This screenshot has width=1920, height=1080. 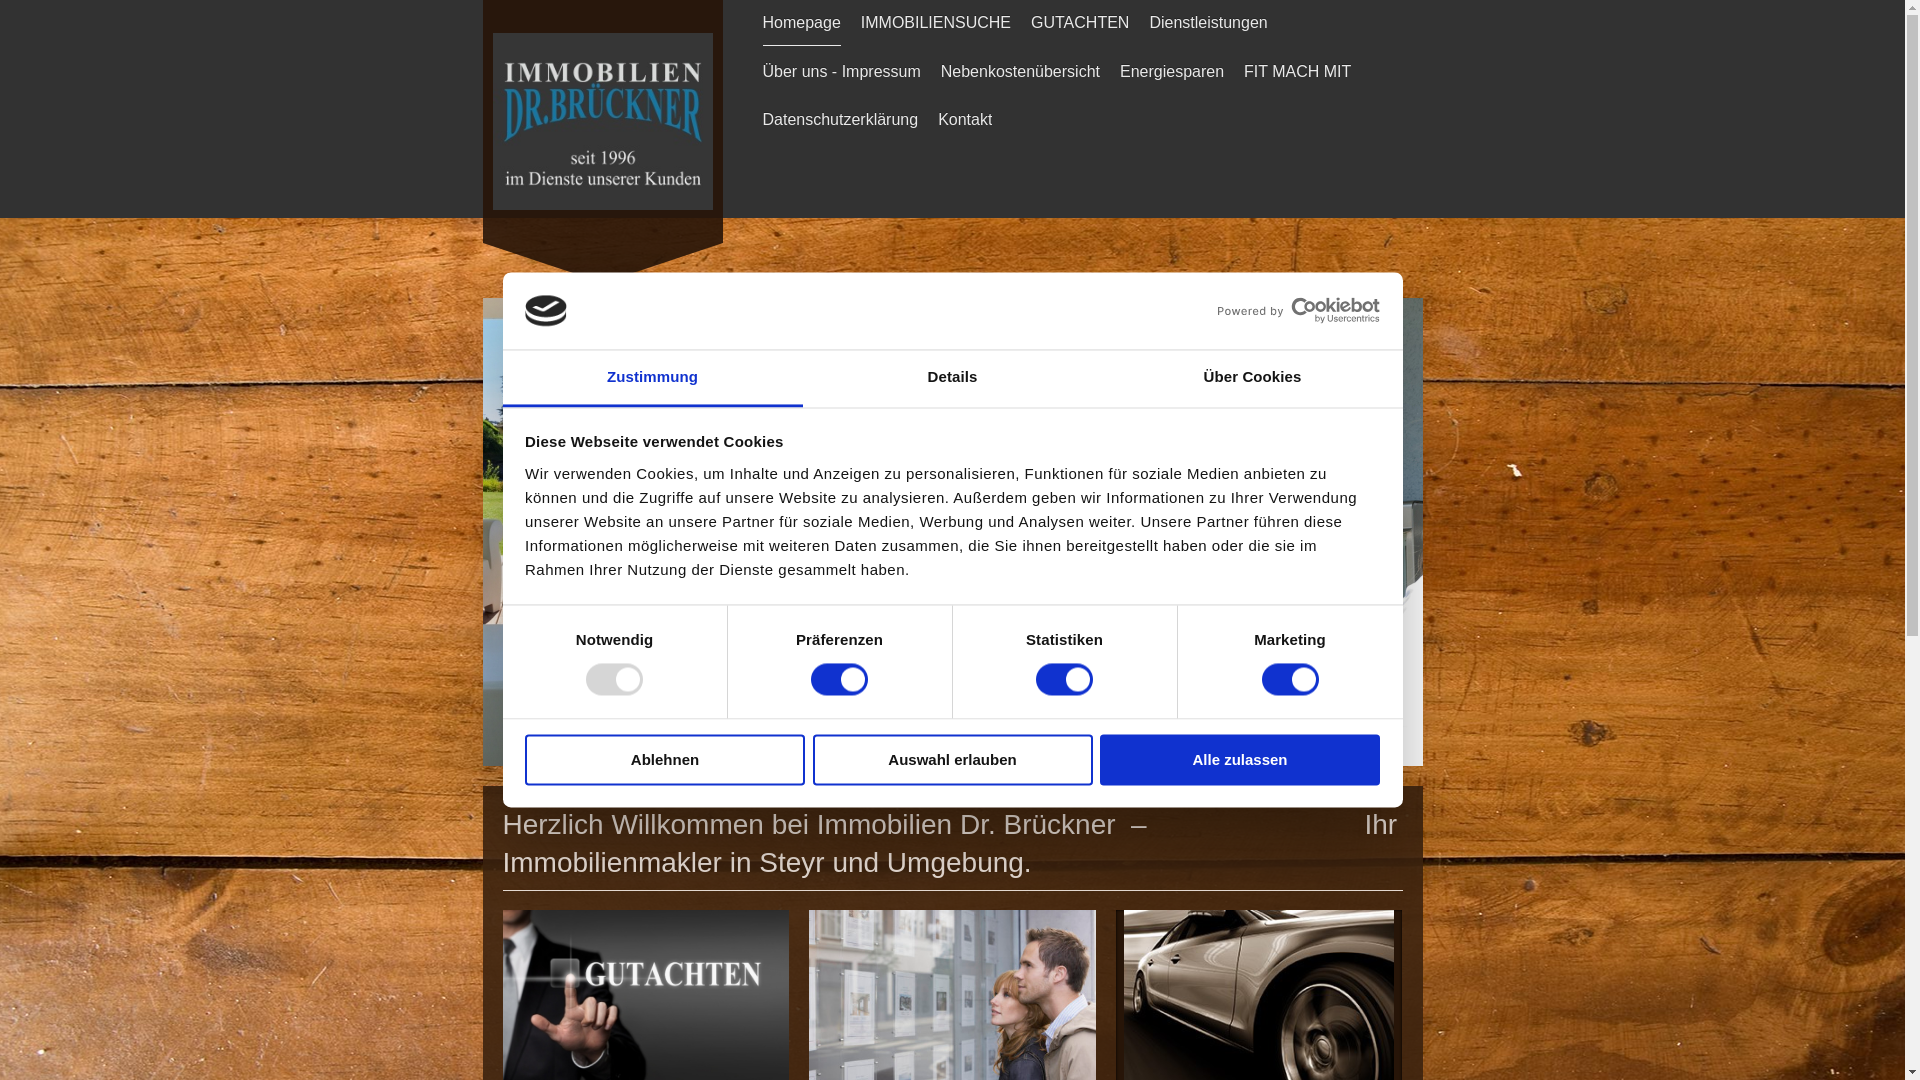 I want to click on 'Details', so click(x=950, y=378).